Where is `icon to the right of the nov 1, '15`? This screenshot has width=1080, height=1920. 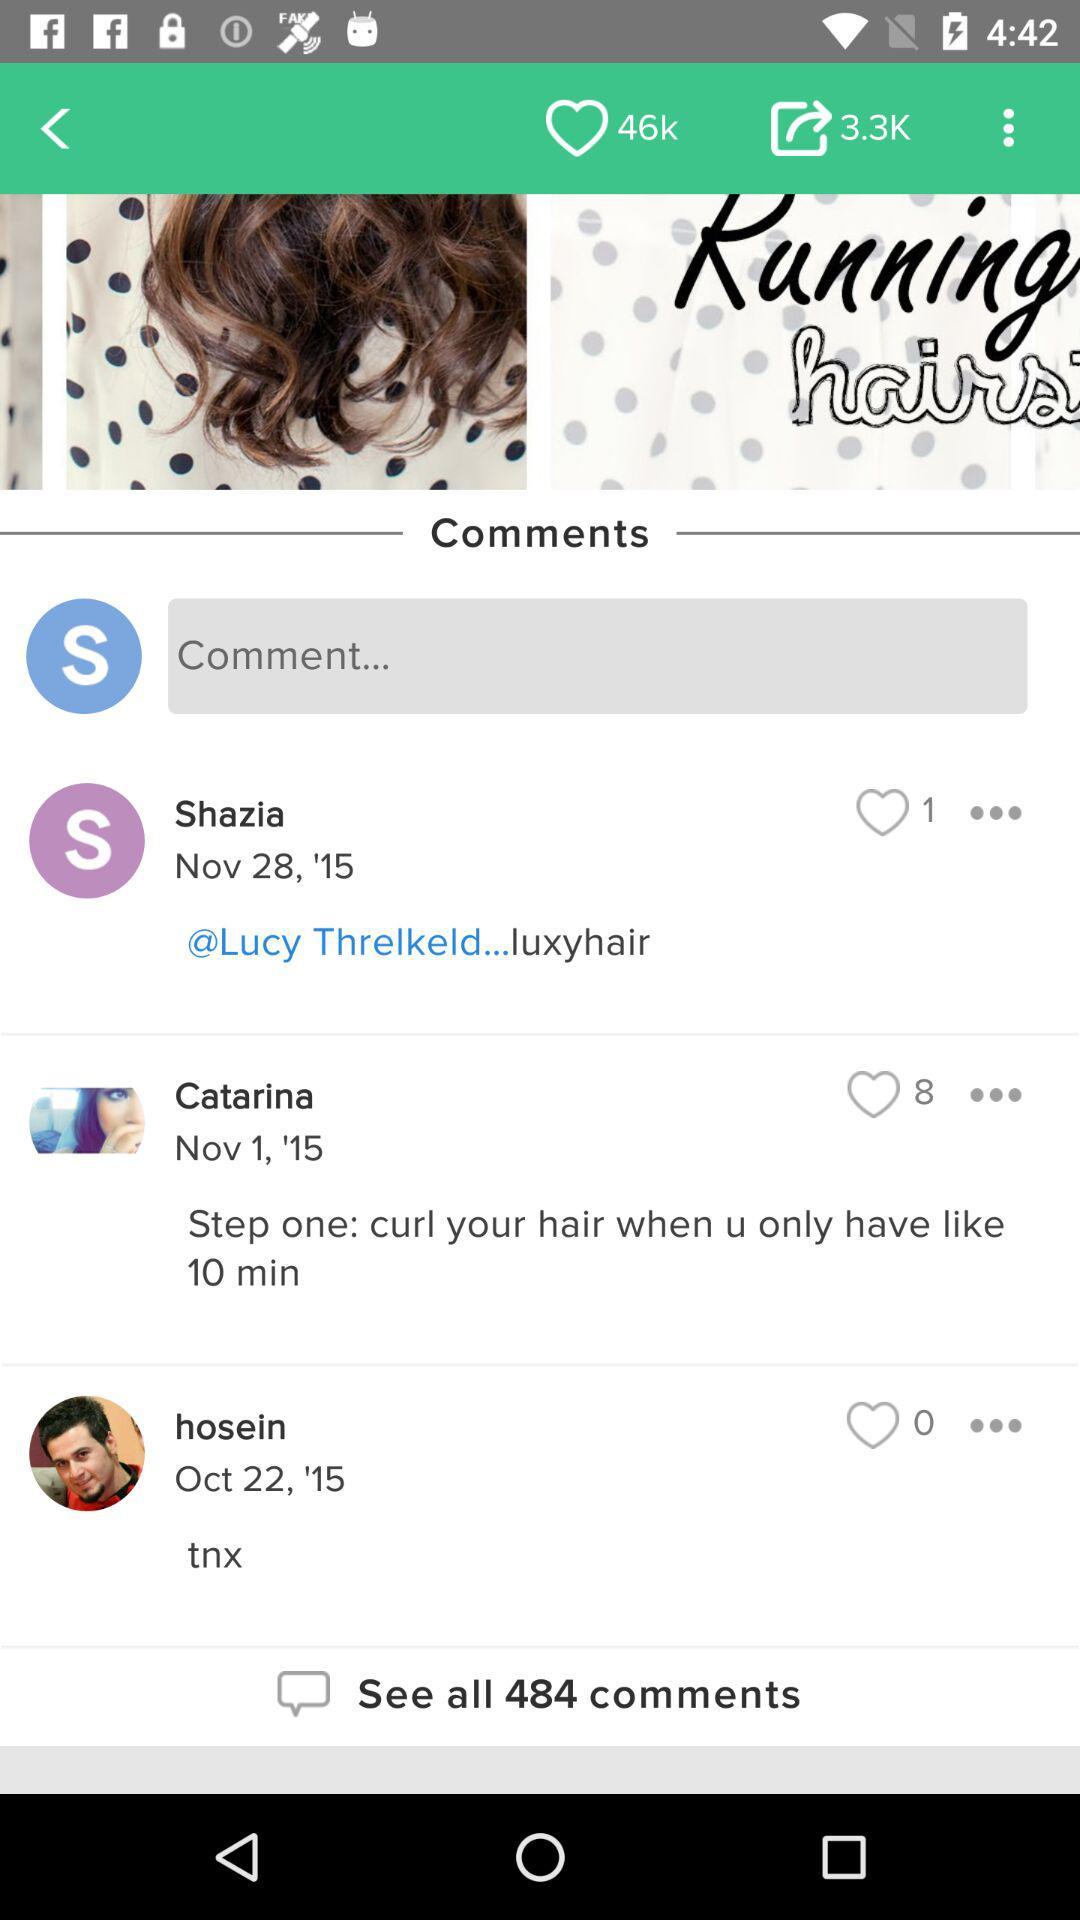
icon to the right of the nov 1, '15 is located at coordinates (890, 1093).